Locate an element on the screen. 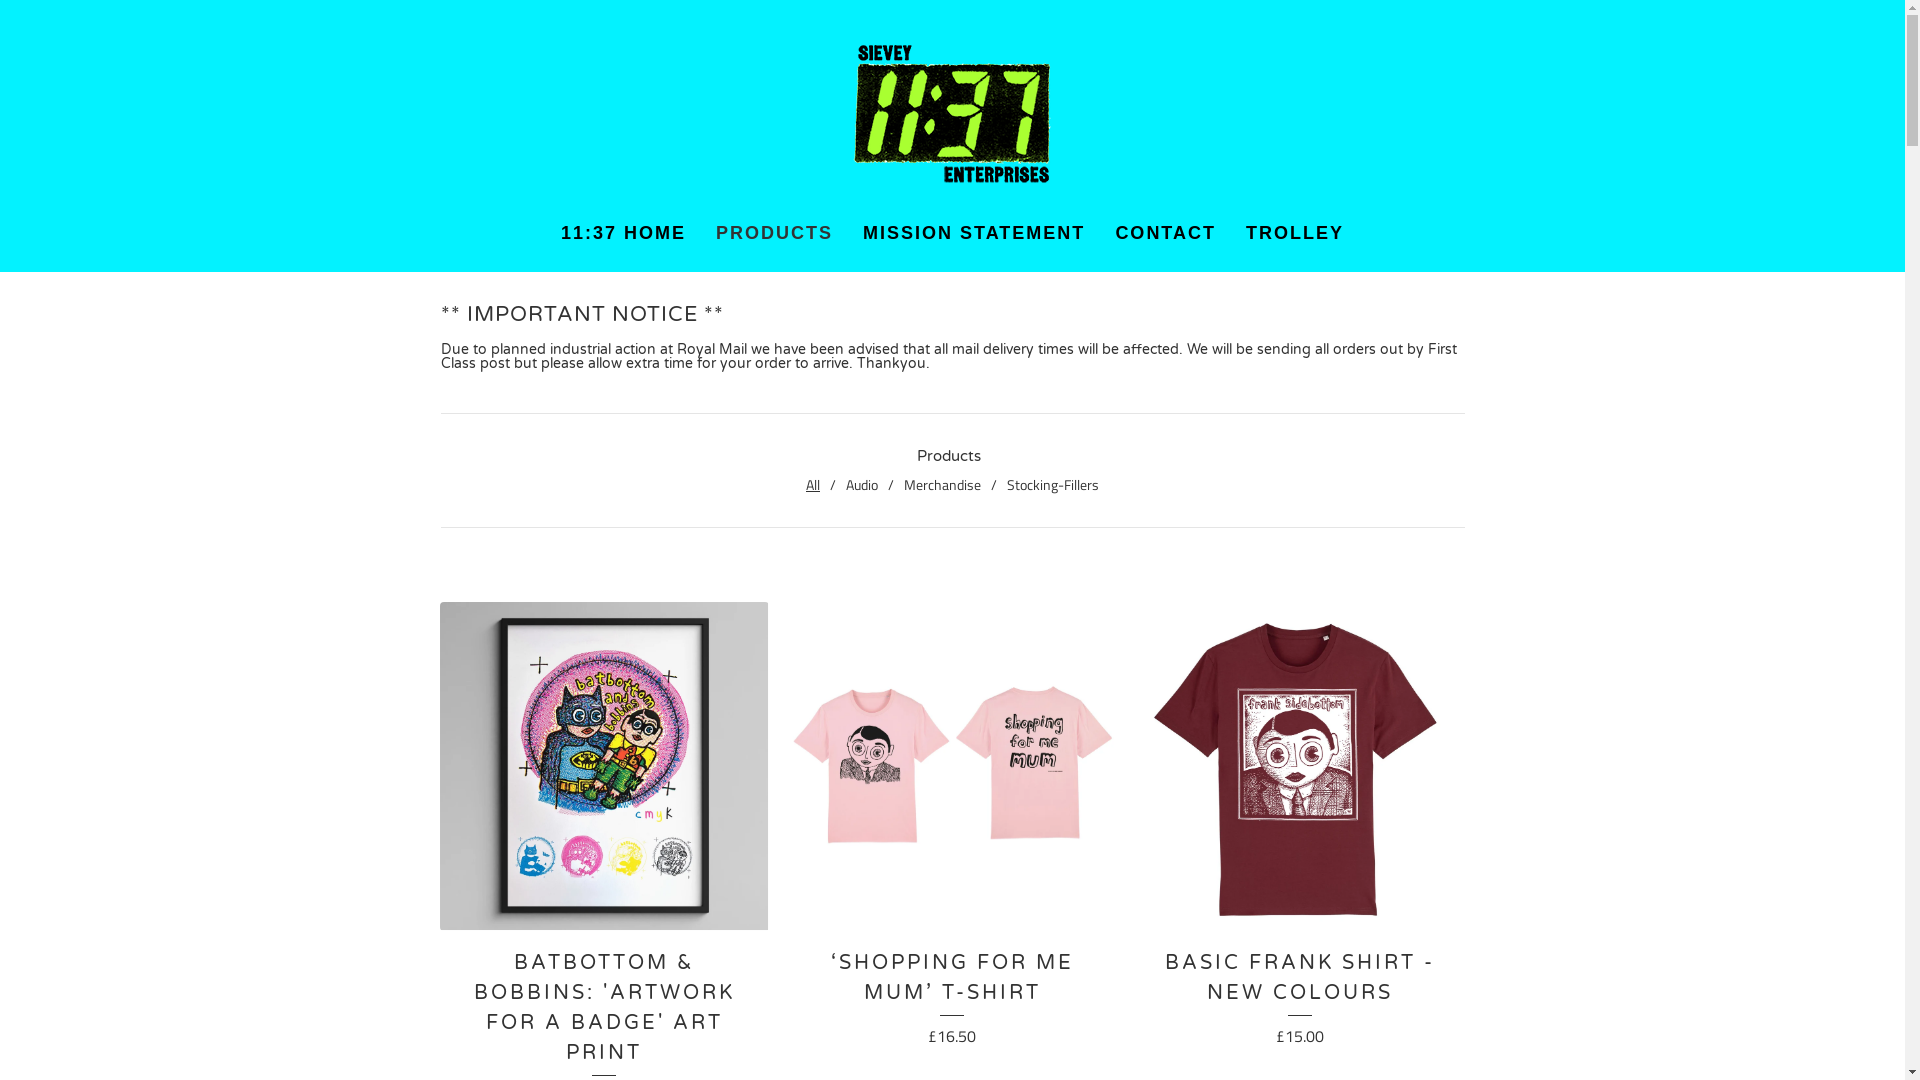  'Home' is located at coordinates (950, 113).